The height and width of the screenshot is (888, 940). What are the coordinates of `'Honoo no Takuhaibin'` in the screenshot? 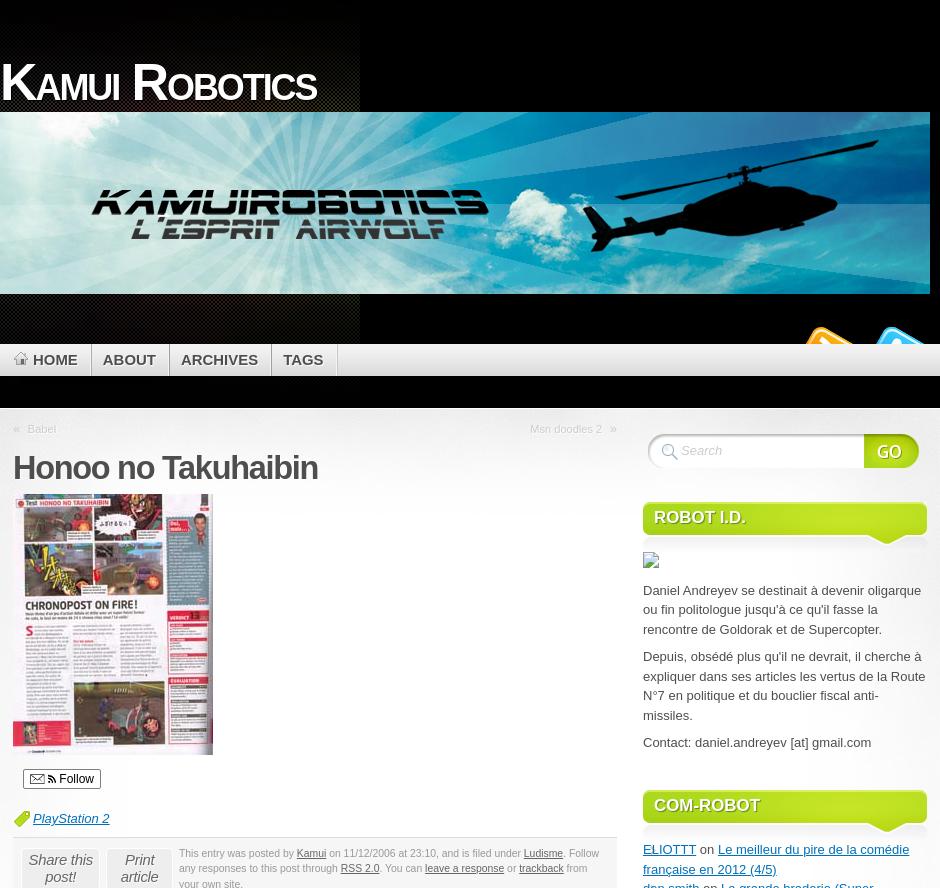 It's located at (165, 467).